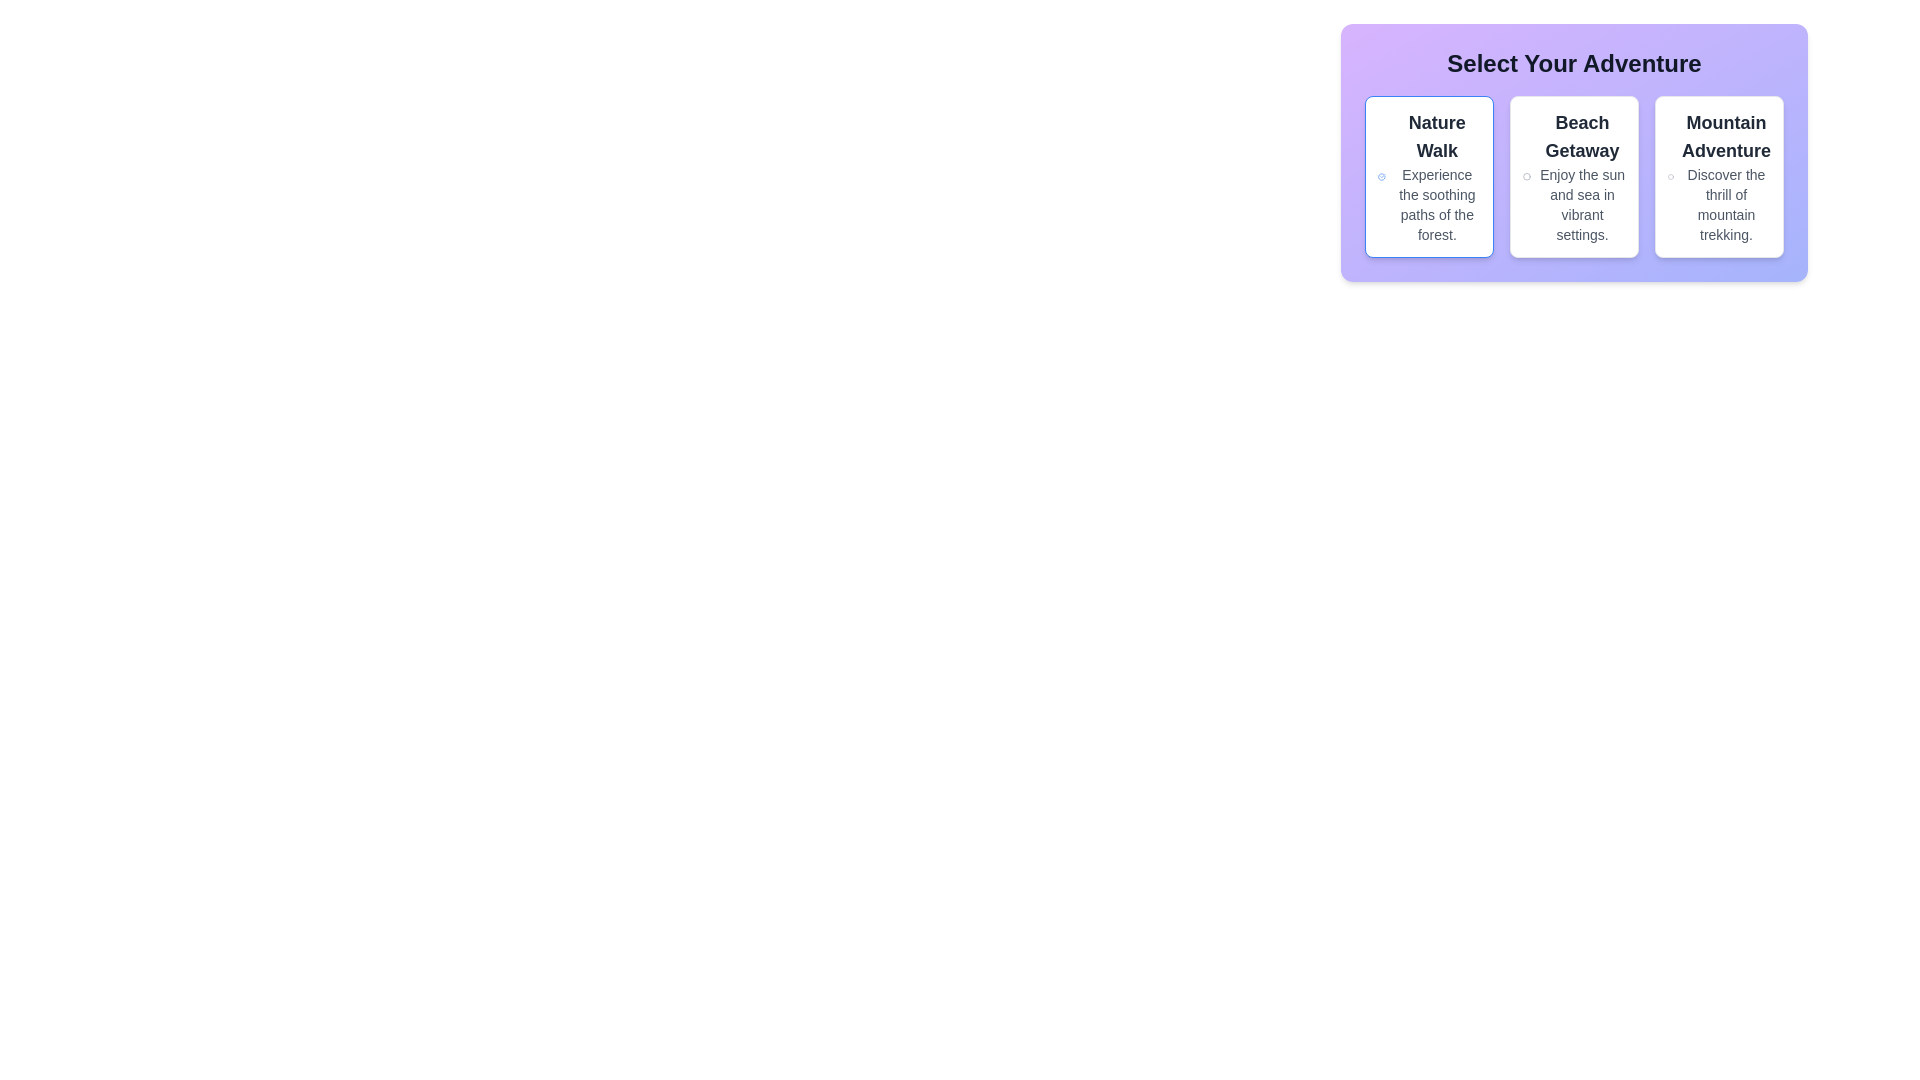  What do you see at coordinates (1573, 176) in the screenshot?
I see `the second card in the grid layout, which is positioned between the 'Nature Walk' card and the 'Mountain Adventure' card, to trigger the animation effect` at bounding box center [1573, 176].